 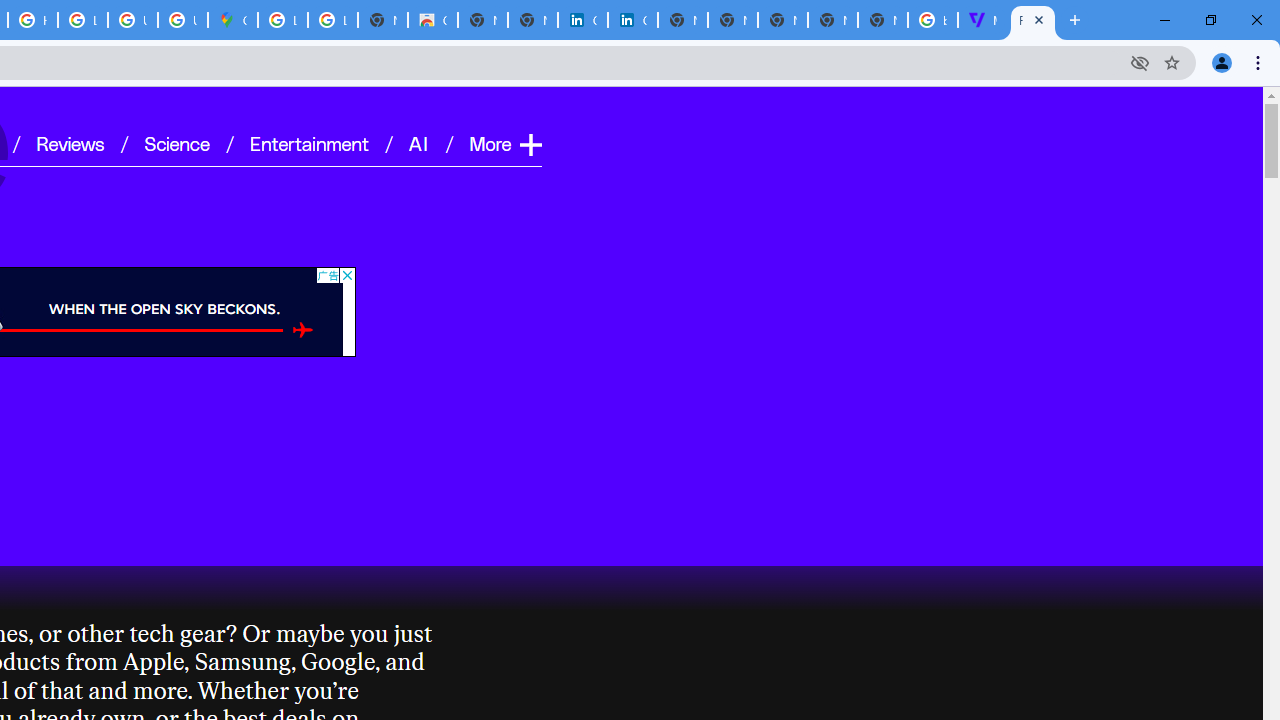 I want to click on 'Google Maps', so click(x=232, y=20).